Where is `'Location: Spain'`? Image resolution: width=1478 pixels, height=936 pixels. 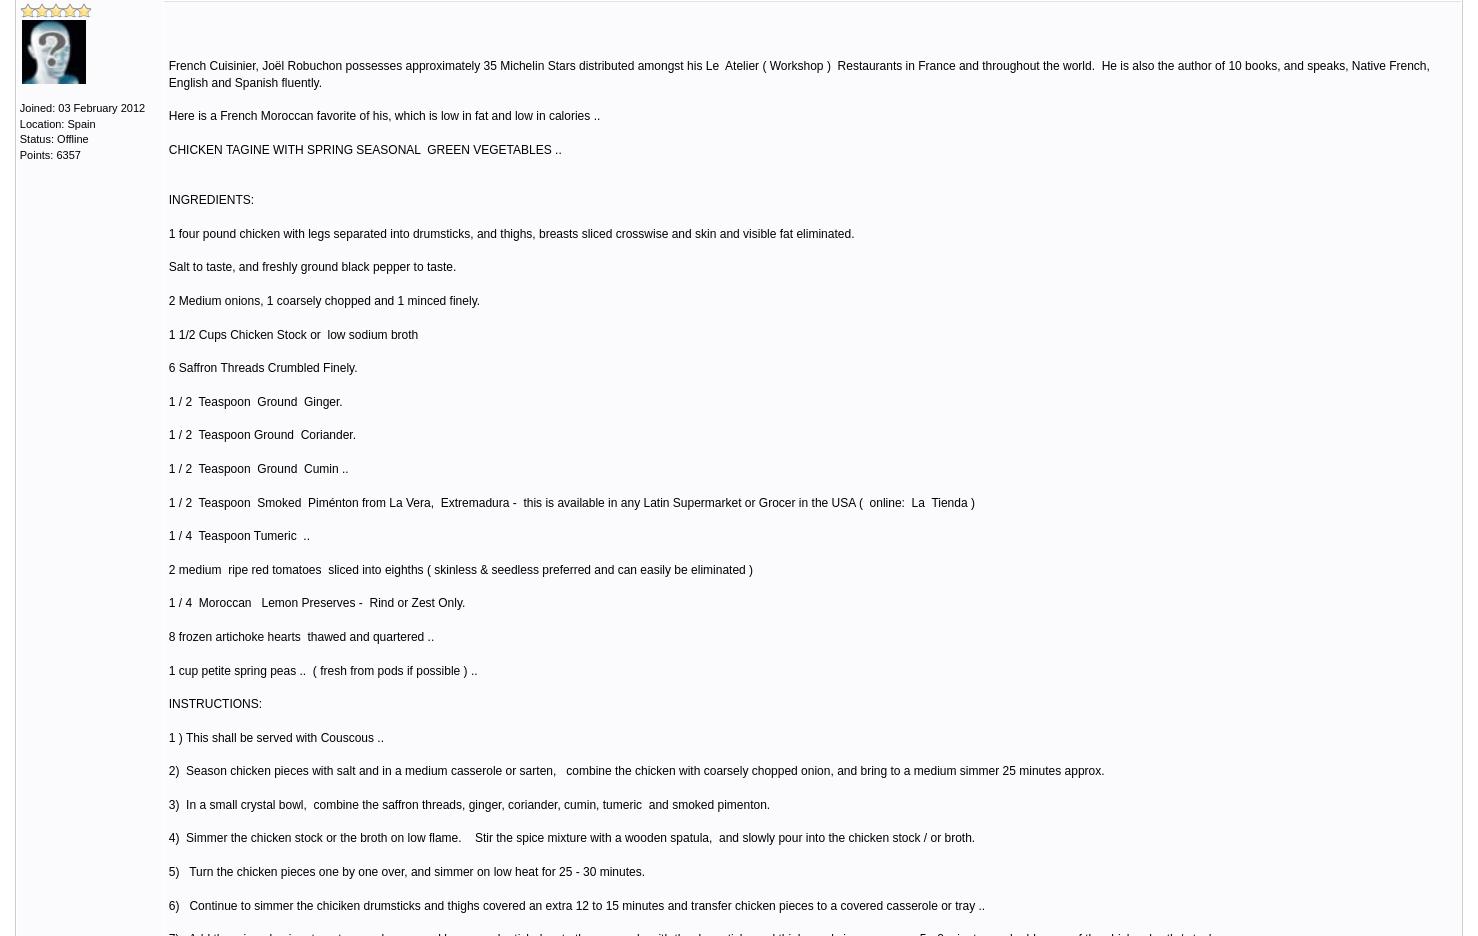
'Location: Spain' is located at coordinates (57, 122).